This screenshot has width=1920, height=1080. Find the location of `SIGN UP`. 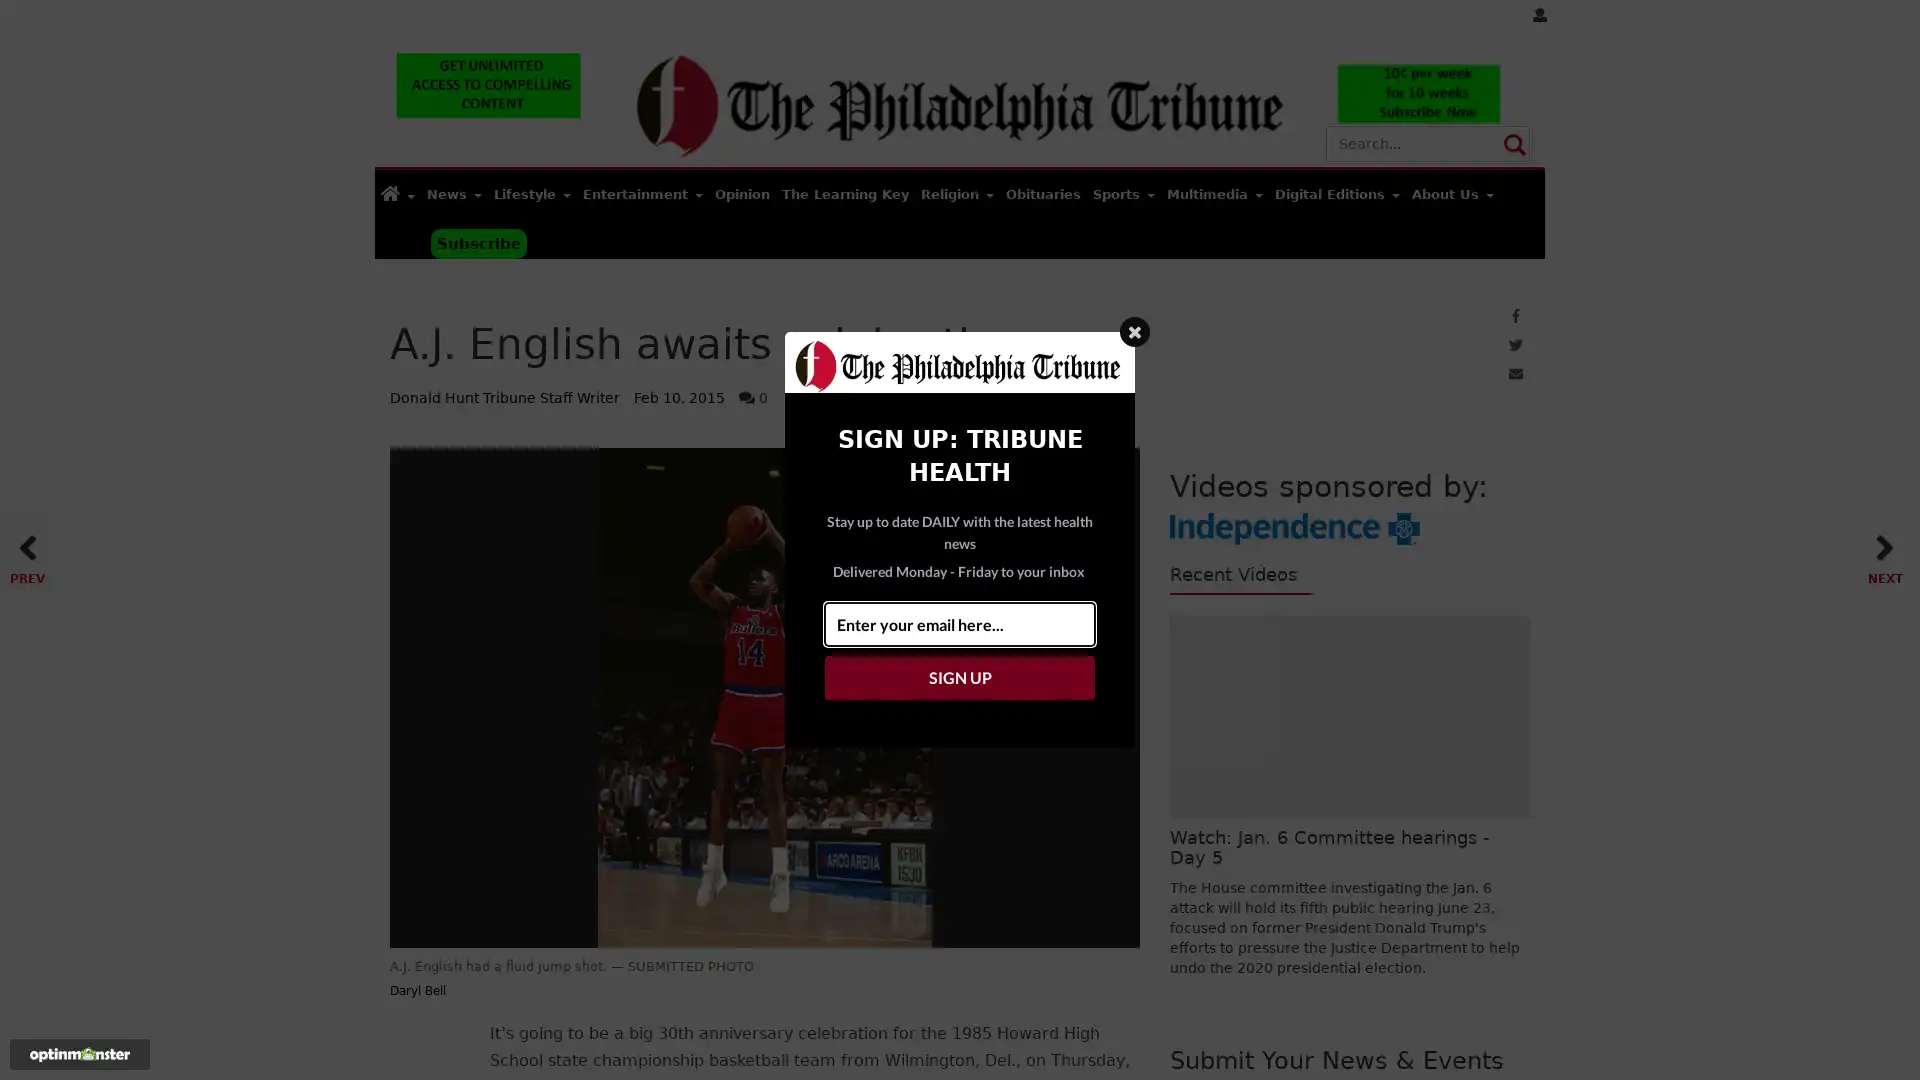

SIGN UP is located at coordinates (960, 677).